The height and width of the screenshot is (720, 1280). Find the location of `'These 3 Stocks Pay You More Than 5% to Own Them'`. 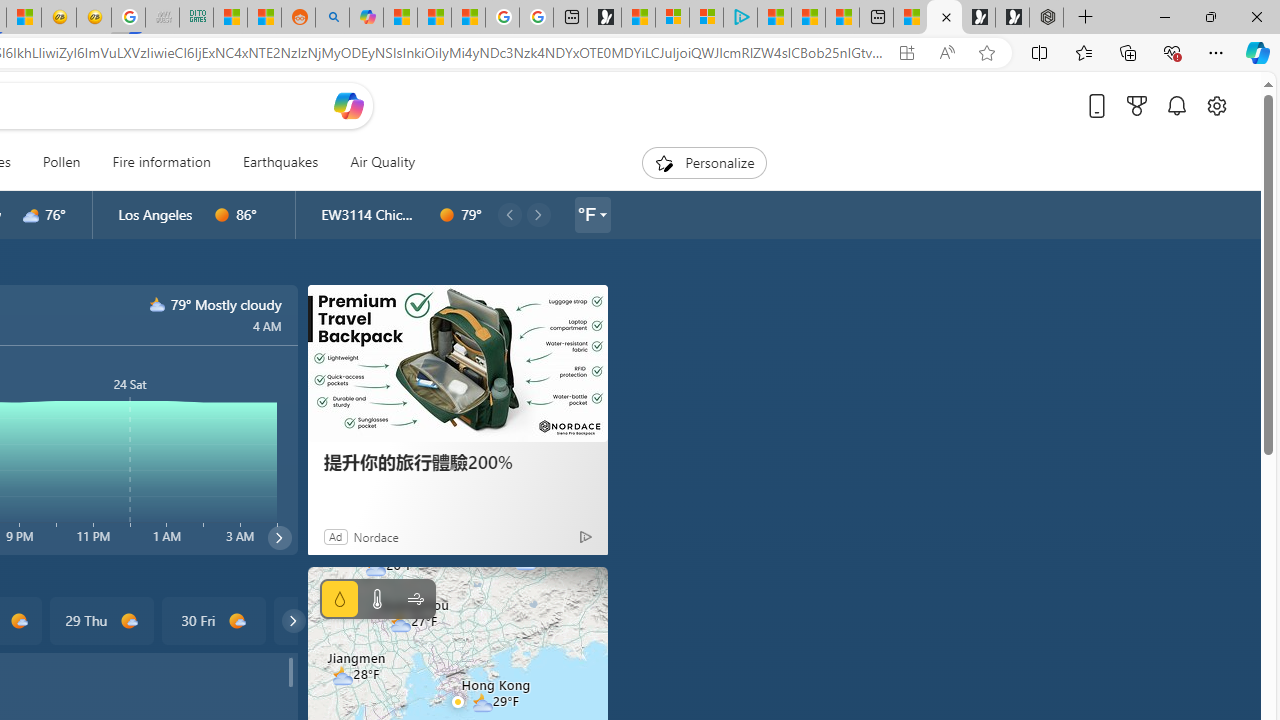

'These 3 Stocks Pay You More Than 5% to Own Them' is located at coordinates (842, 17).